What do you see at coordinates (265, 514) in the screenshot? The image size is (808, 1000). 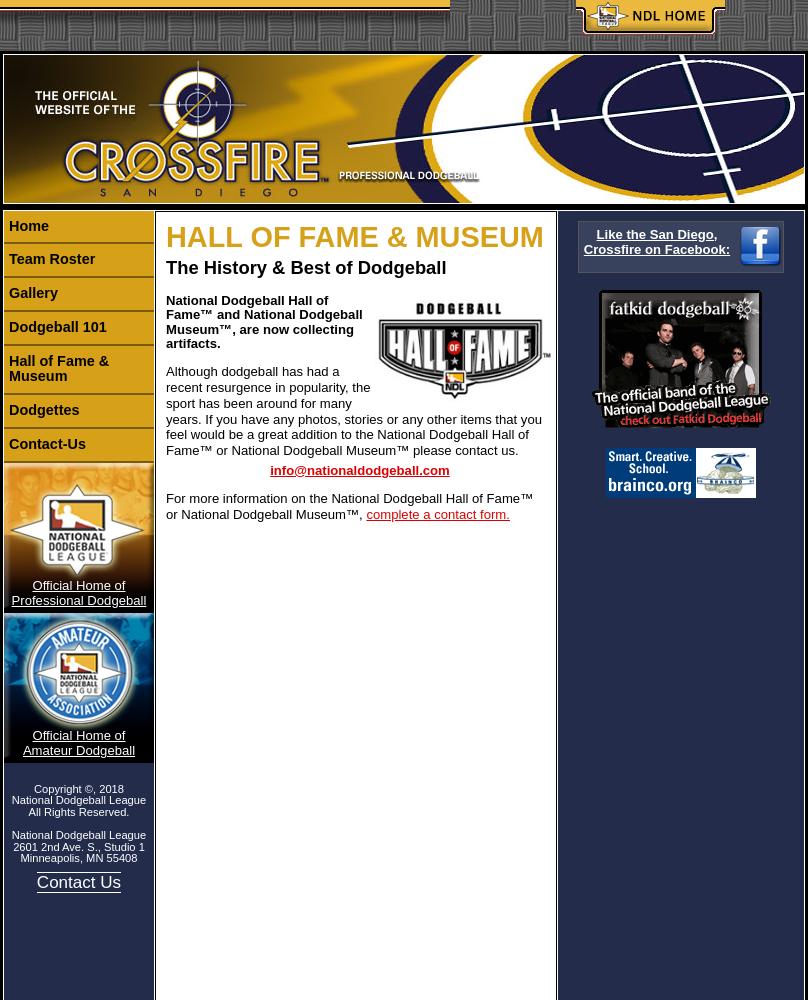 I see `'or National Dodgeball Museum™,'` at bounding box center [265, 514].